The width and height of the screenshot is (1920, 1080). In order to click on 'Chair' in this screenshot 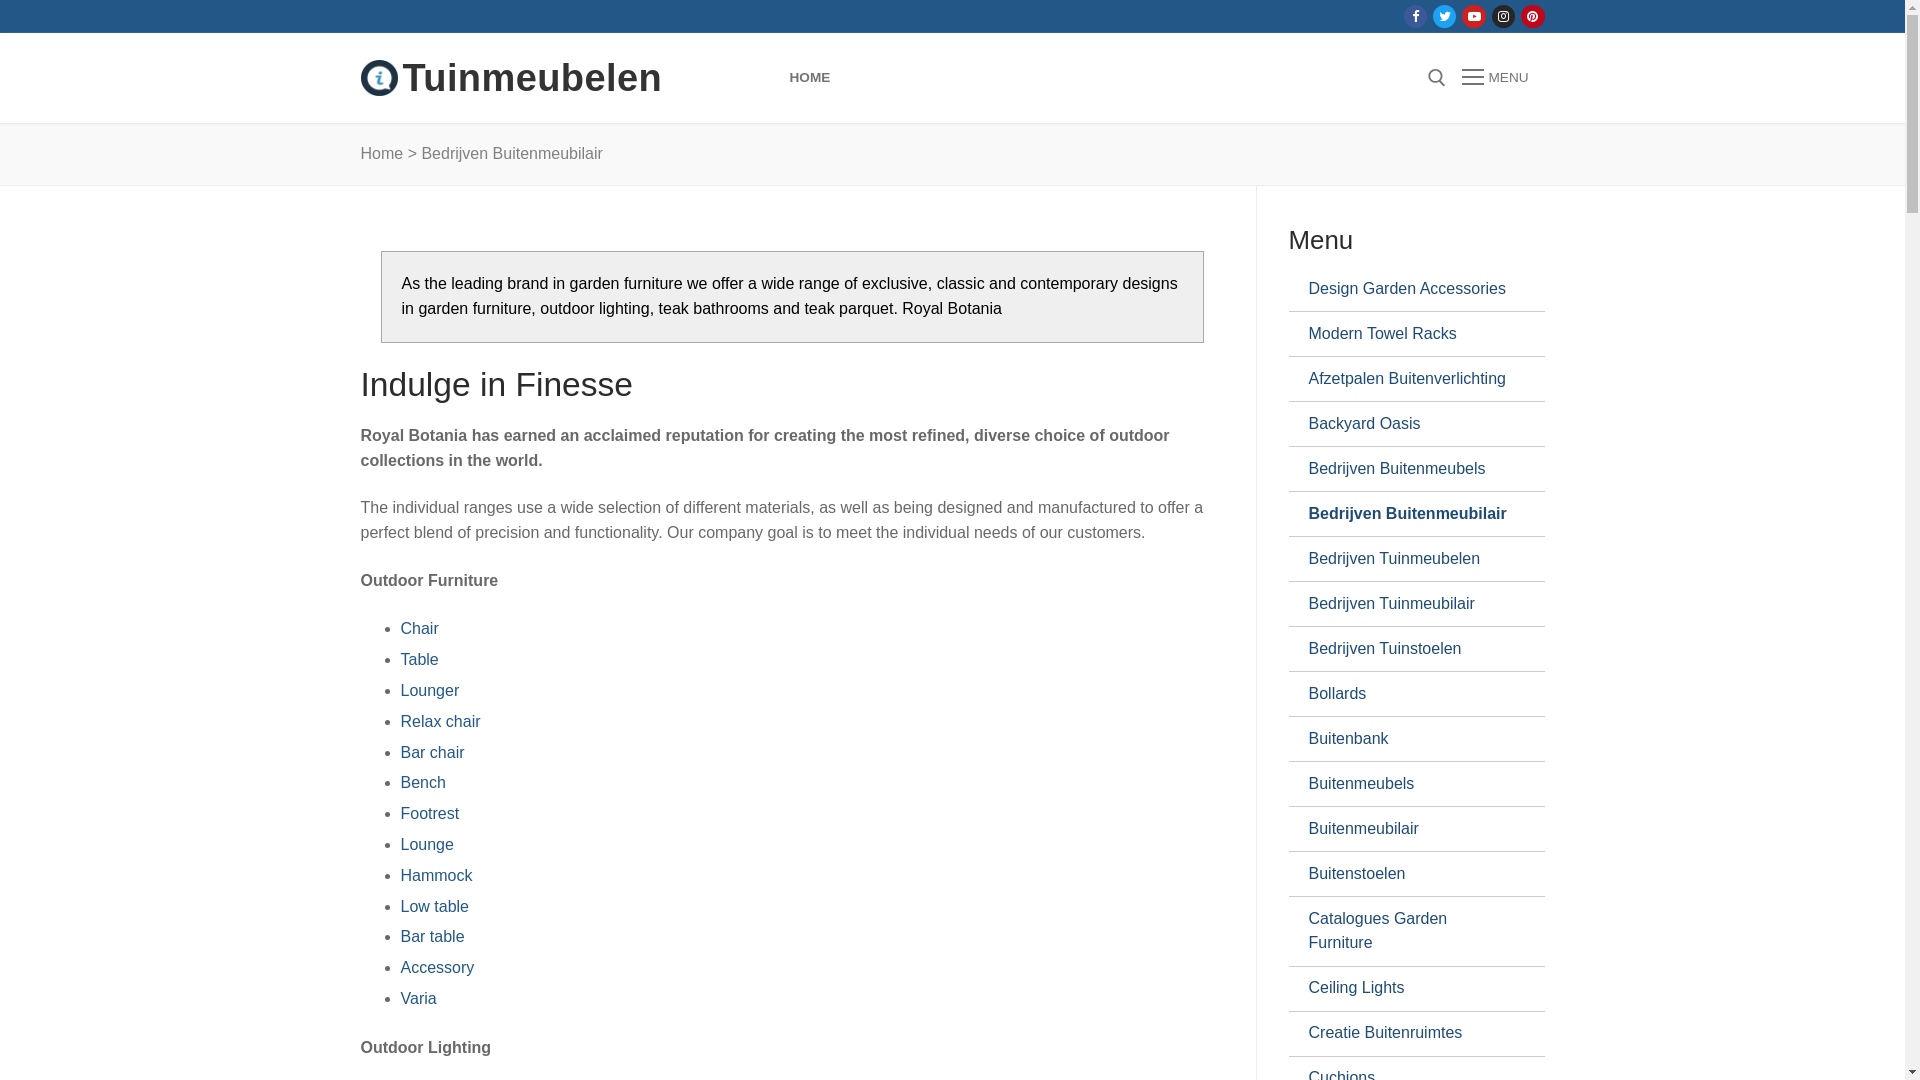, I will do `click(417, 627)`.